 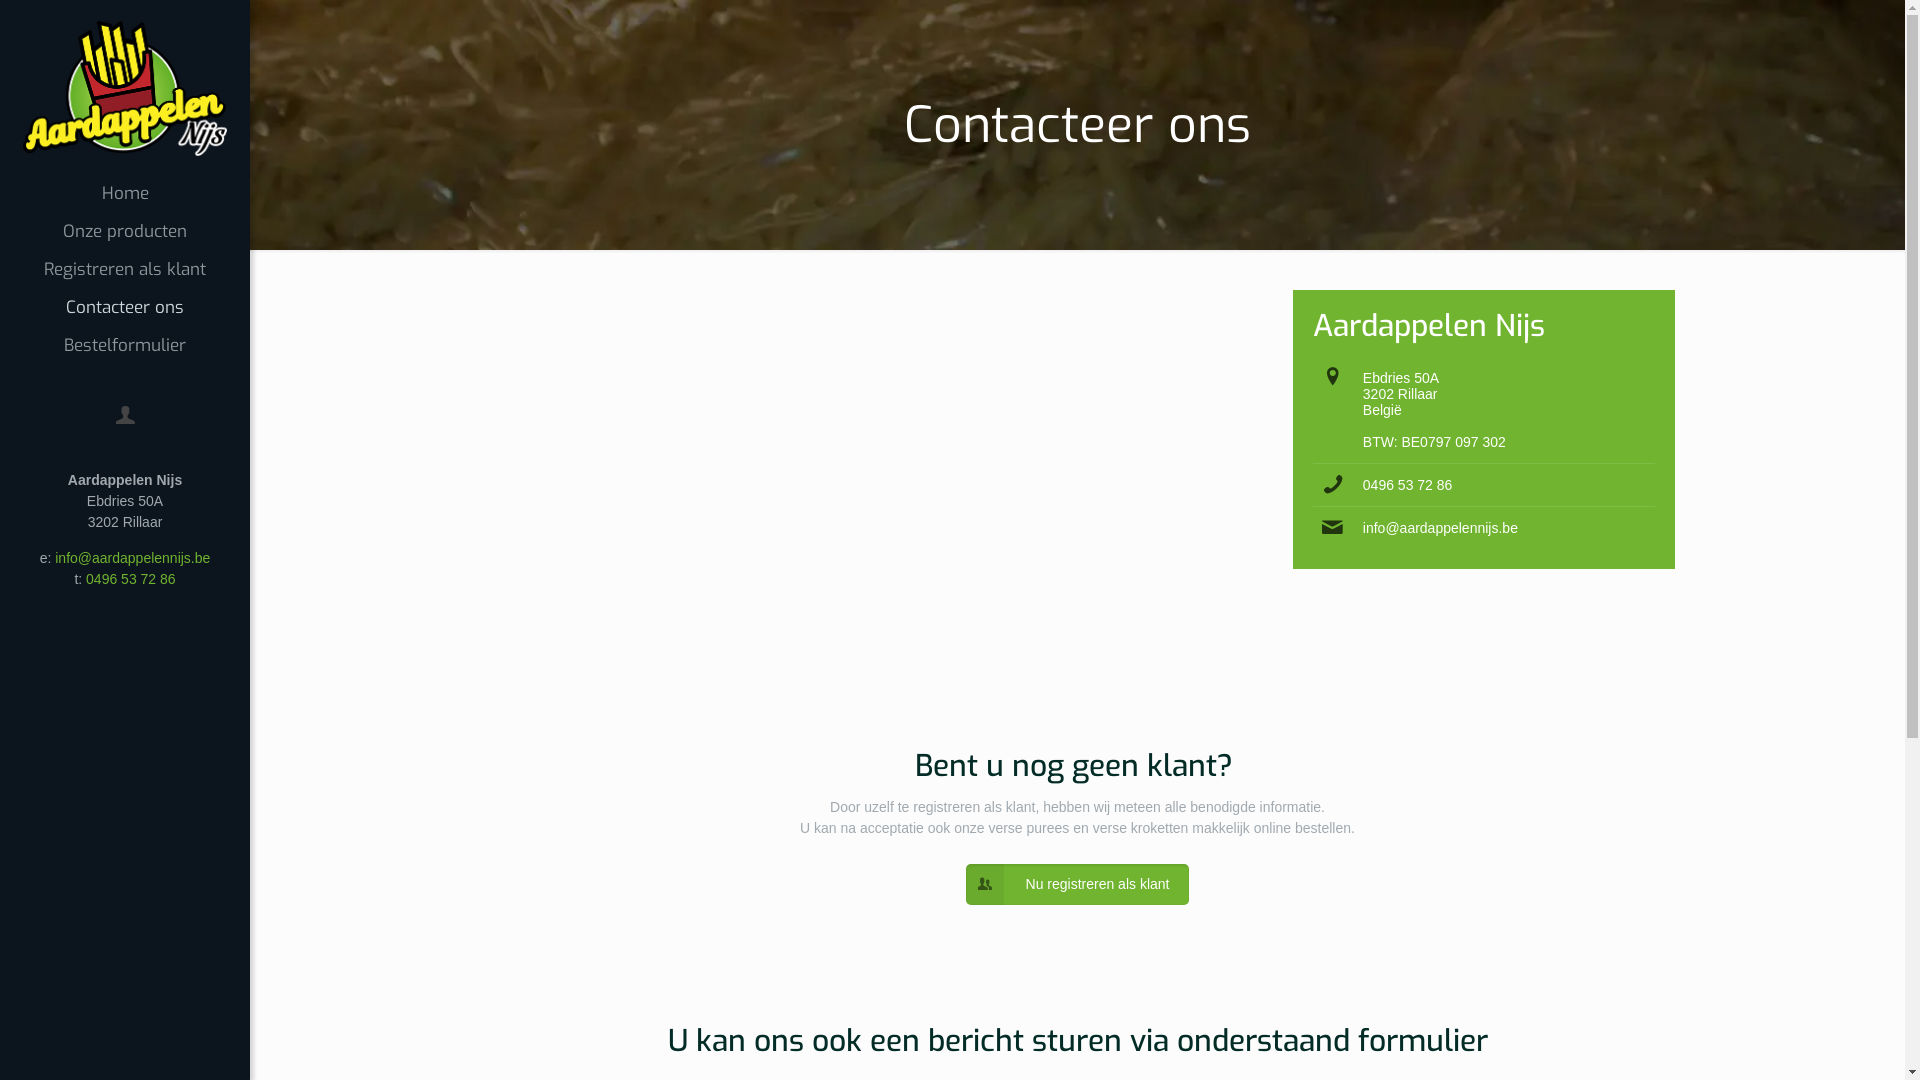 What do you see at coordinates (123, 345) in the screenshot?
I see `'Bestelformulier'` at bounding box center [123, 345].